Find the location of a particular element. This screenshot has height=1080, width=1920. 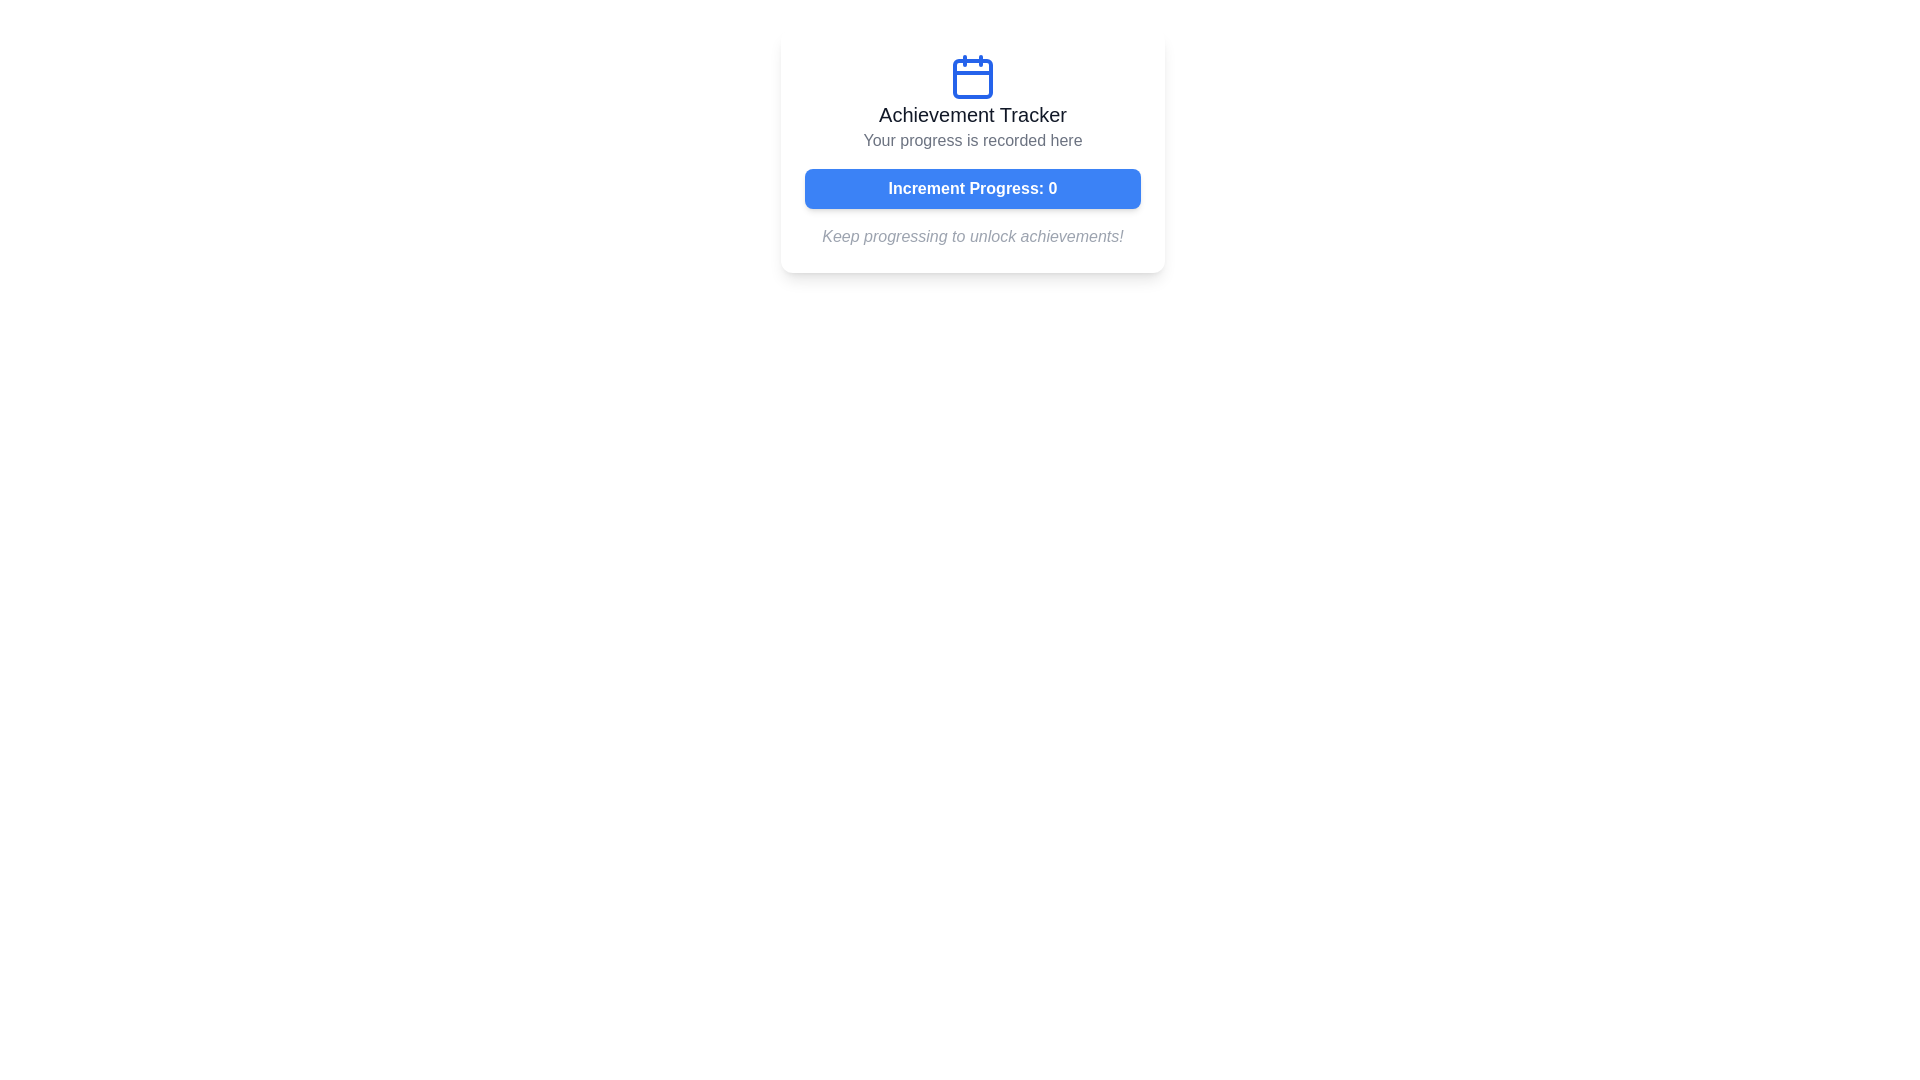

the 'Achievement Tracker' Text Label, which is styled in bold dark gray and positioned below a calendar icon and above the text 'Your progress is recorded here' is located at coordinates (973, 115).